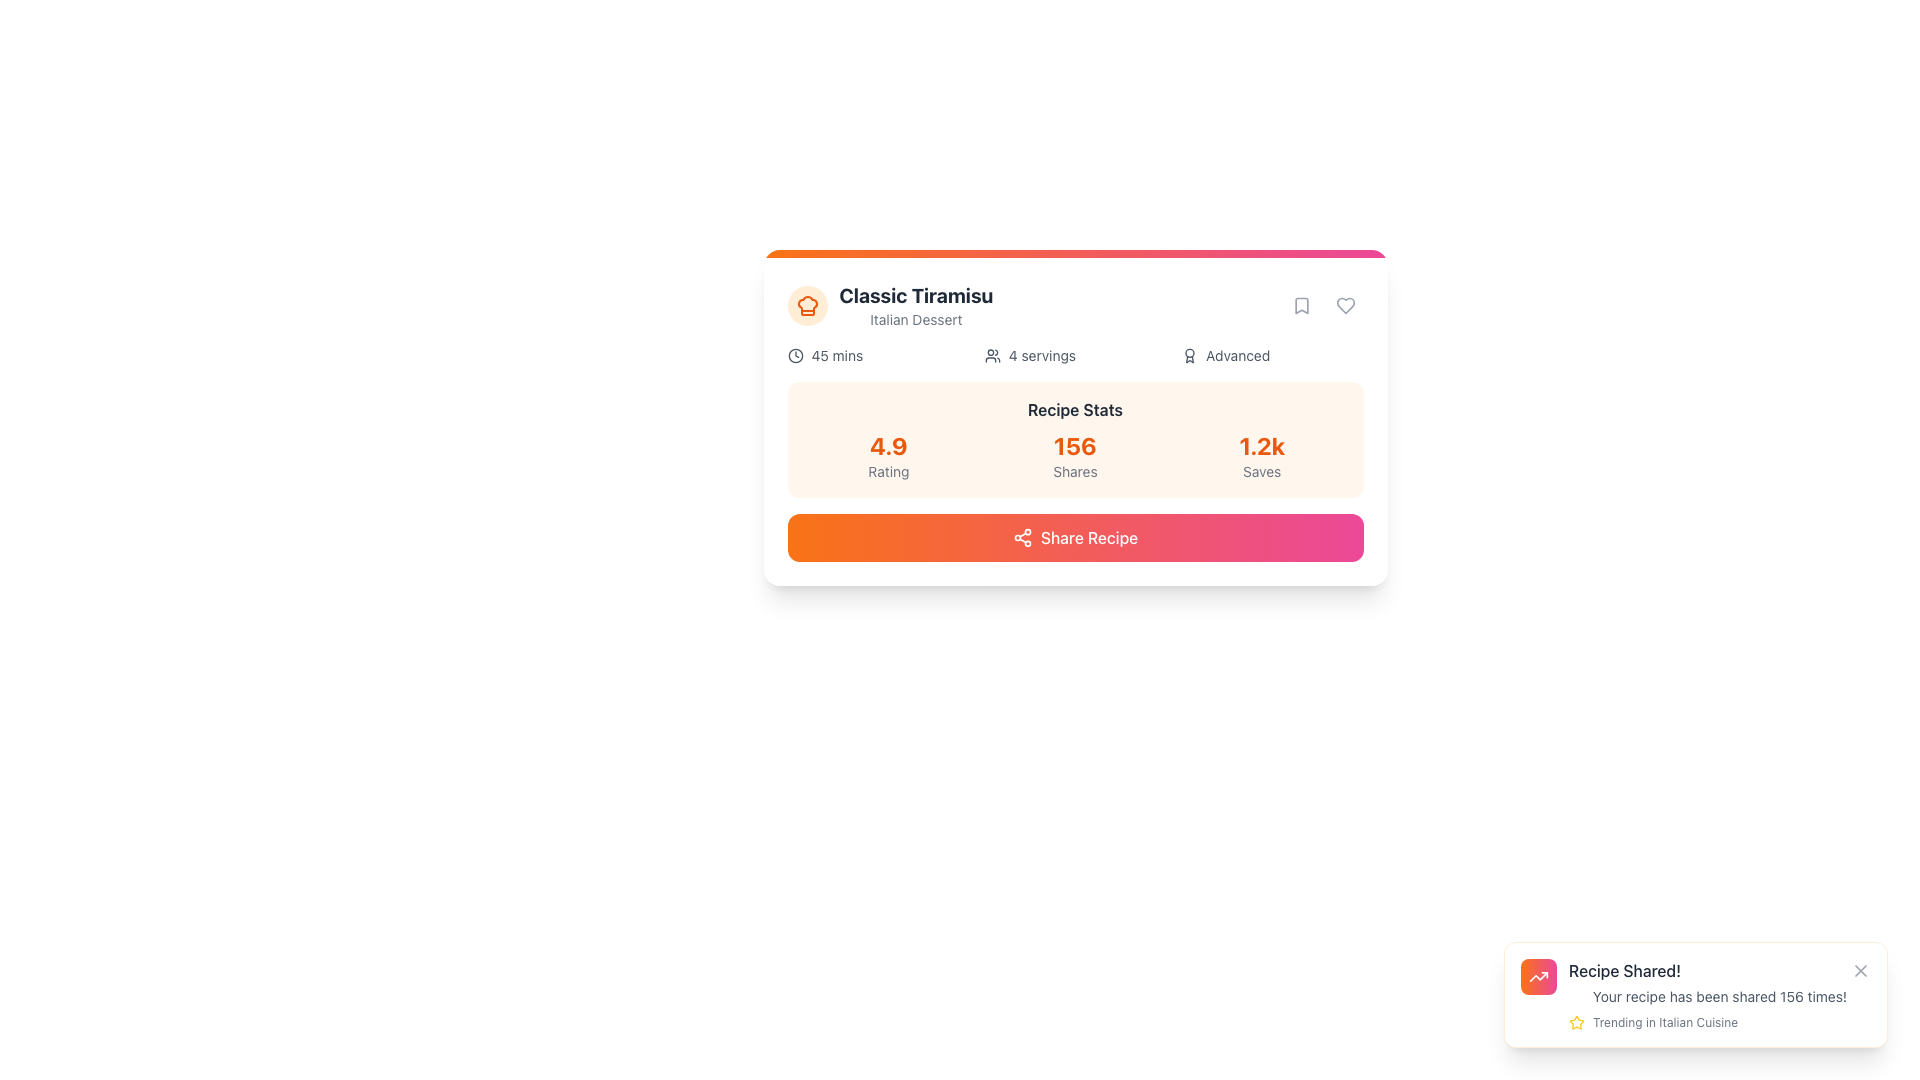 Image resolution: width=1920 pixels, height=1080 pixels. I want to click on the Text Display that shows the count of shares for the recipe in the 'Recipe Stats' section, which is located centrally in the second row as the left component of the 'Shares' pair, so click(1074, 445).